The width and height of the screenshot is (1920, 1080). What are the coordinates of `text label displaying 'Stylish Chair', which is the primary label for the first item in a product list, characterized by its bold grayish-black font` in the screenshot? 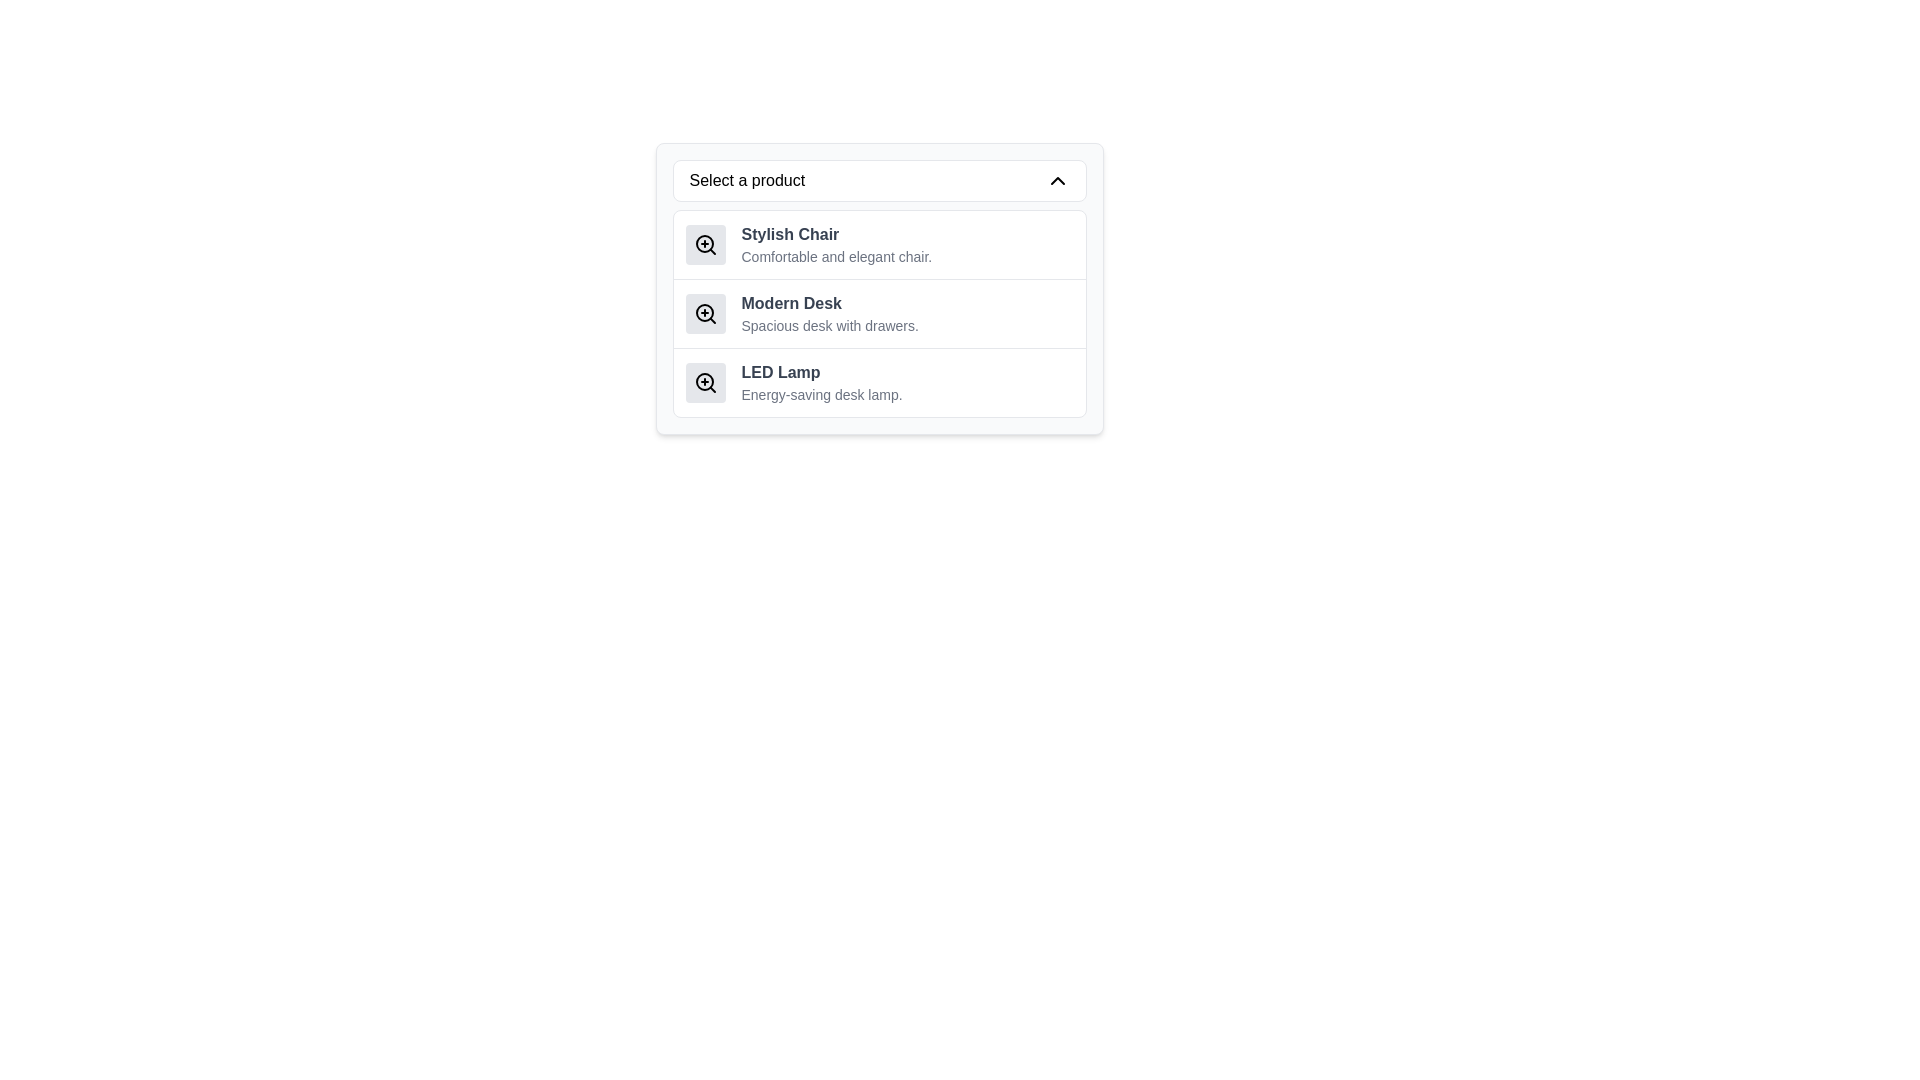 It's located at (836, 234).